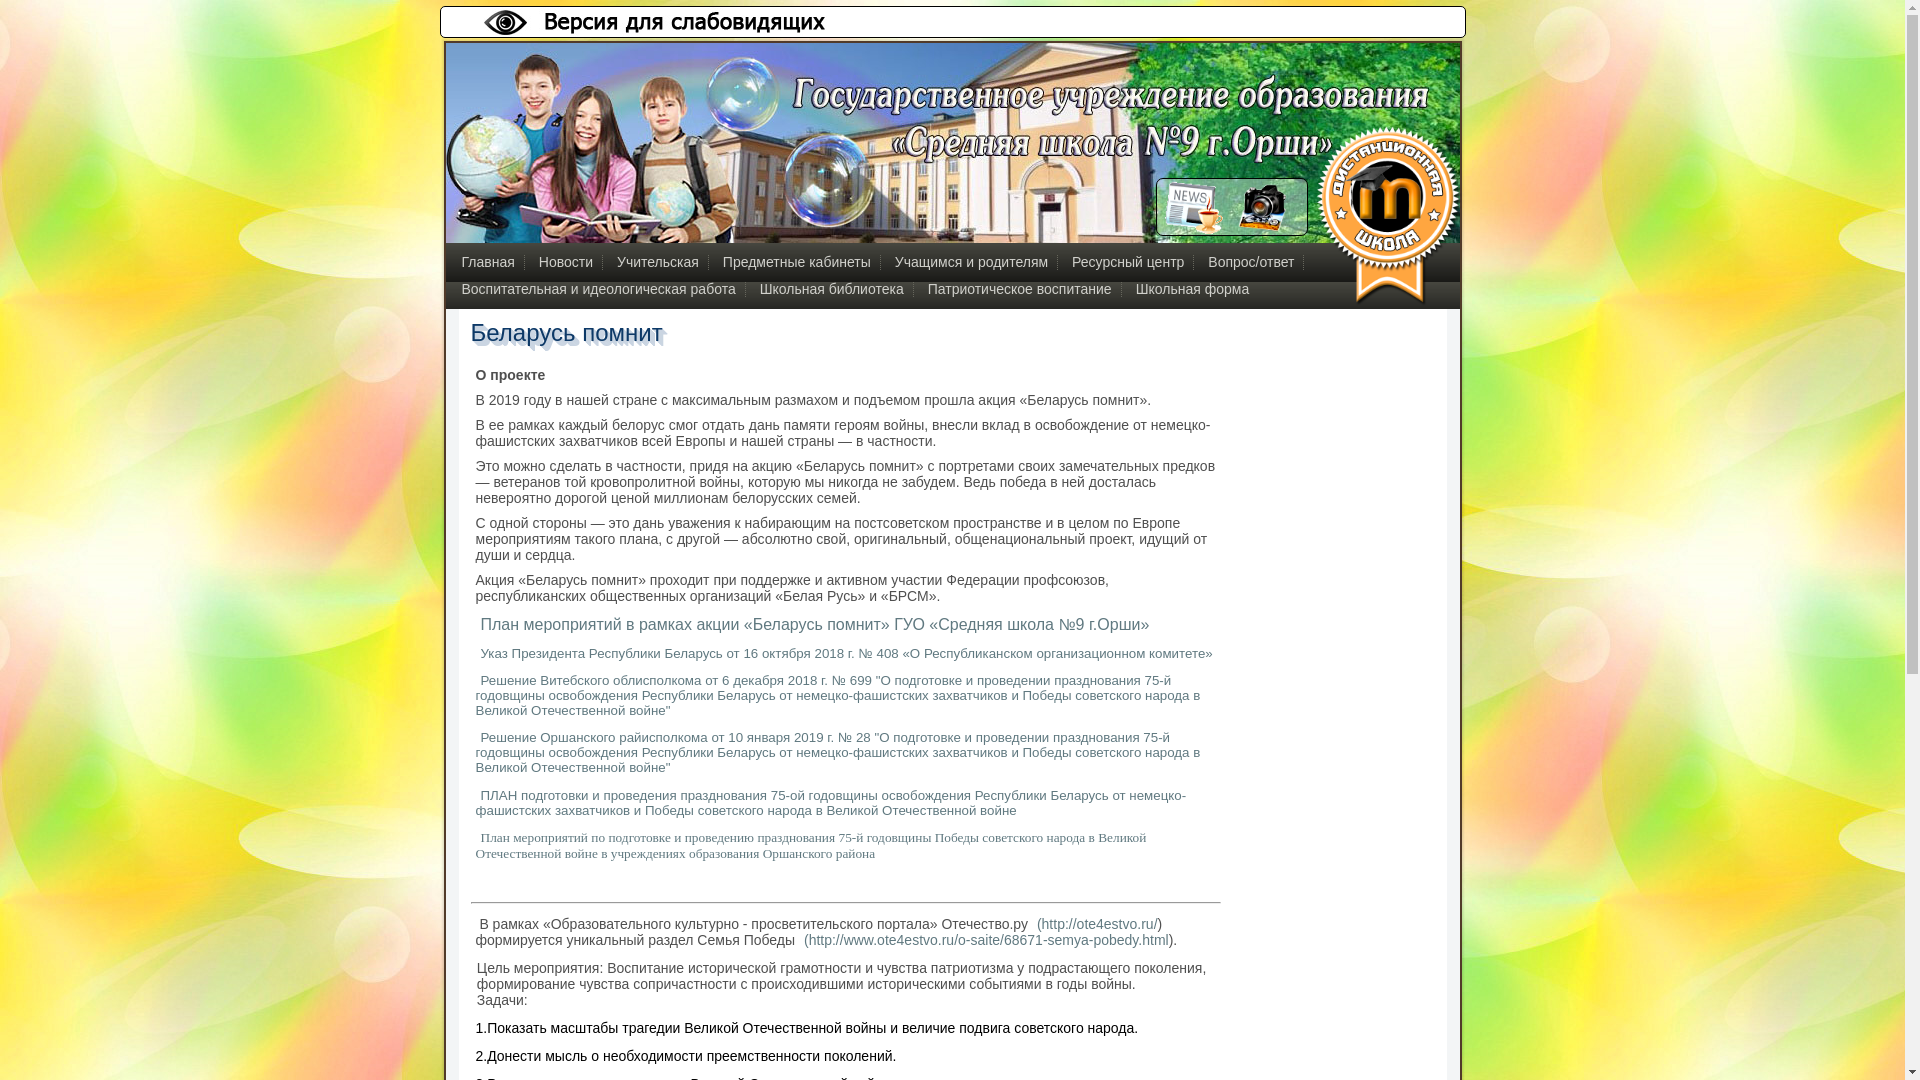 The height and width of the screenshot is (1080, 1920). I want to click on '(http://www.ote4estvo.ru/o-saite/68671-semya-pobedy.html', so click(983, 940).